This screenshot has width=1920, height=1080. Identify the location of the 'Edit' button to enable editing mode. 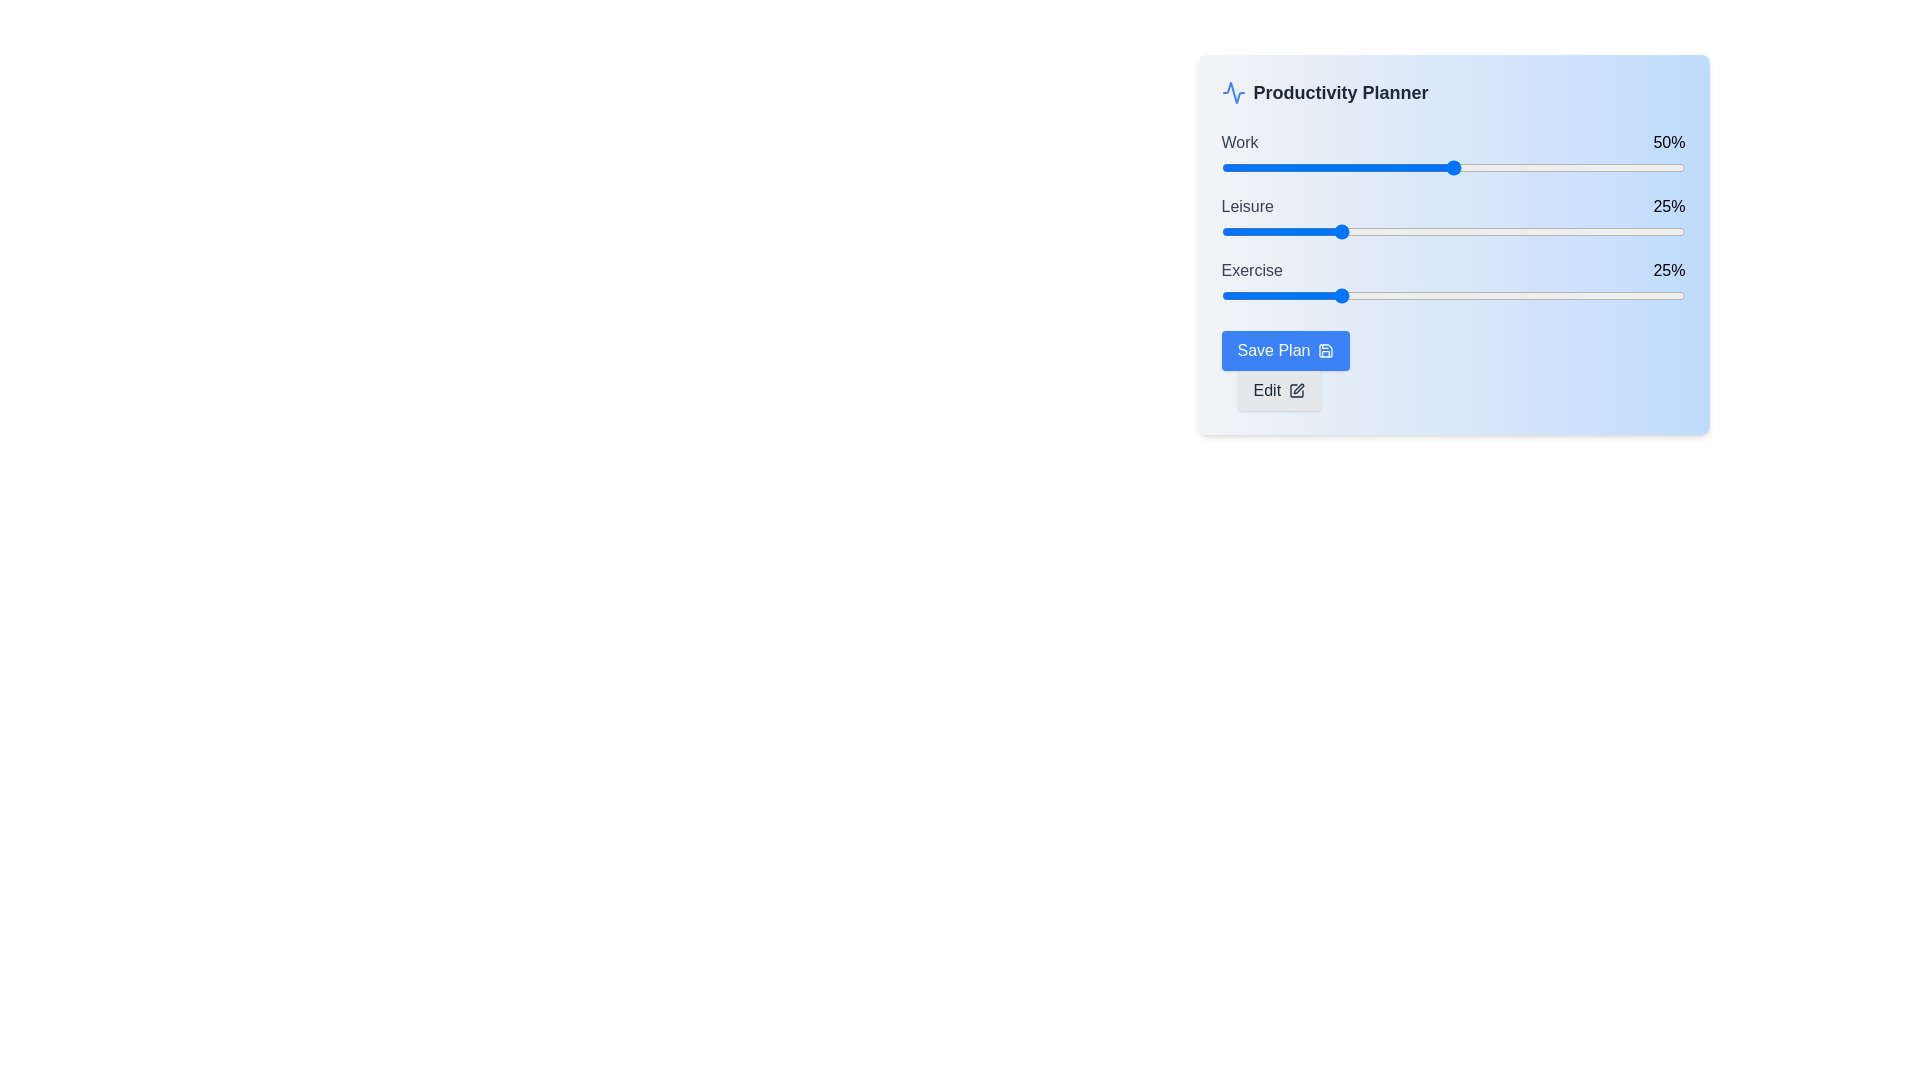
(1278, 390).